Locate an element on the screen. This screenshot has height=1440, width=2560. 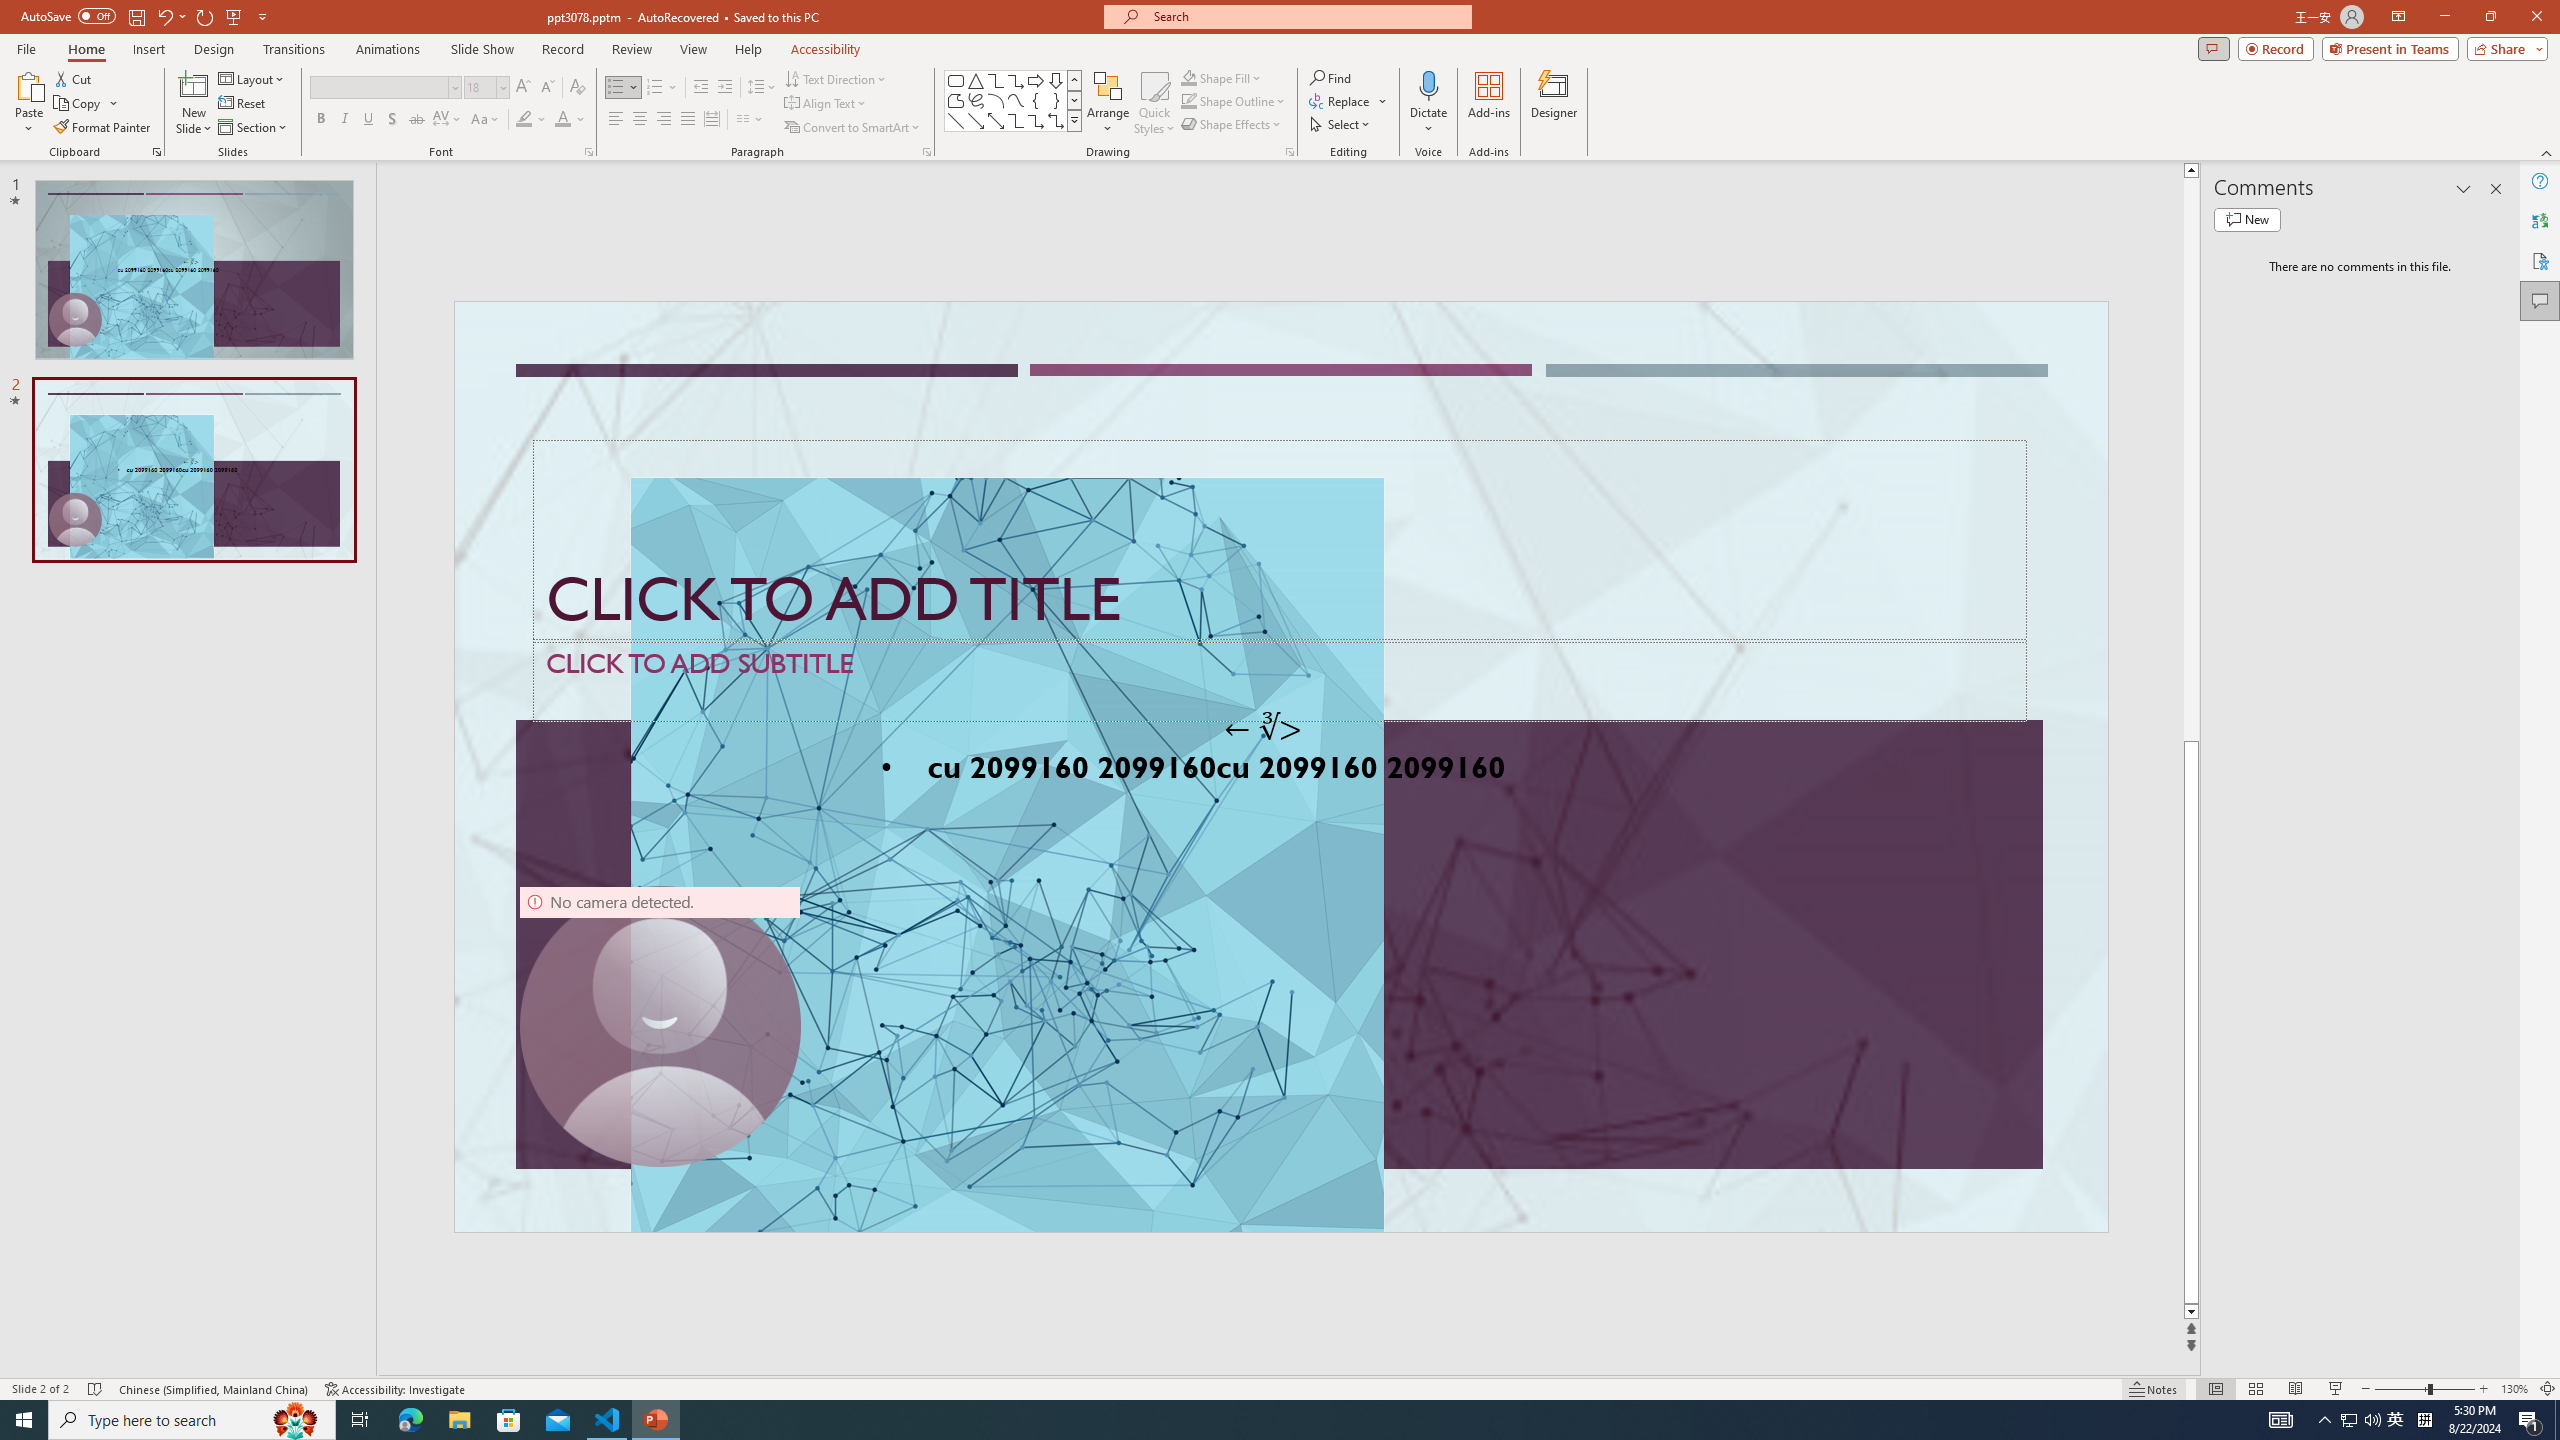
'TextBox 7' is located at coordinates (1263, 727).